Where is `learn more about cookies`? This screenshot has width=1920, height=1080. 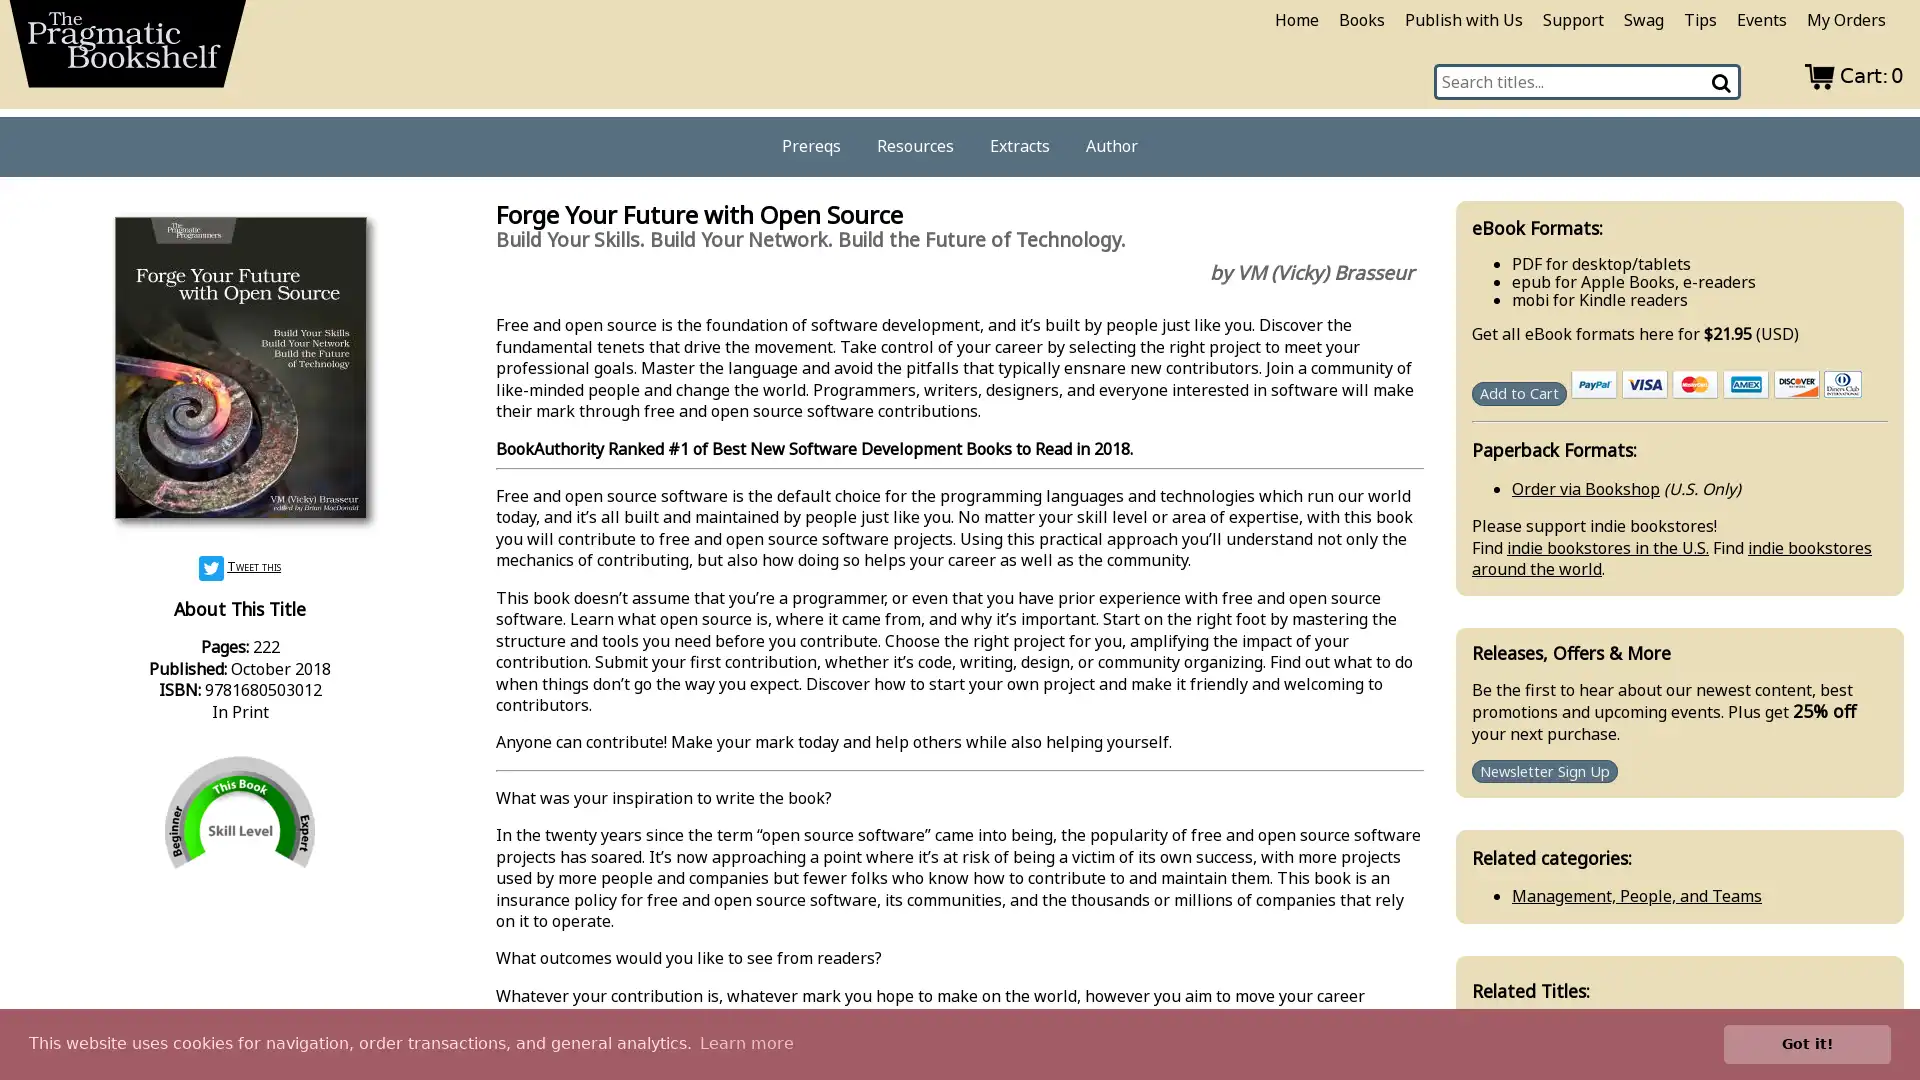
learn more about cookies is located at coordinates (745, 1043).